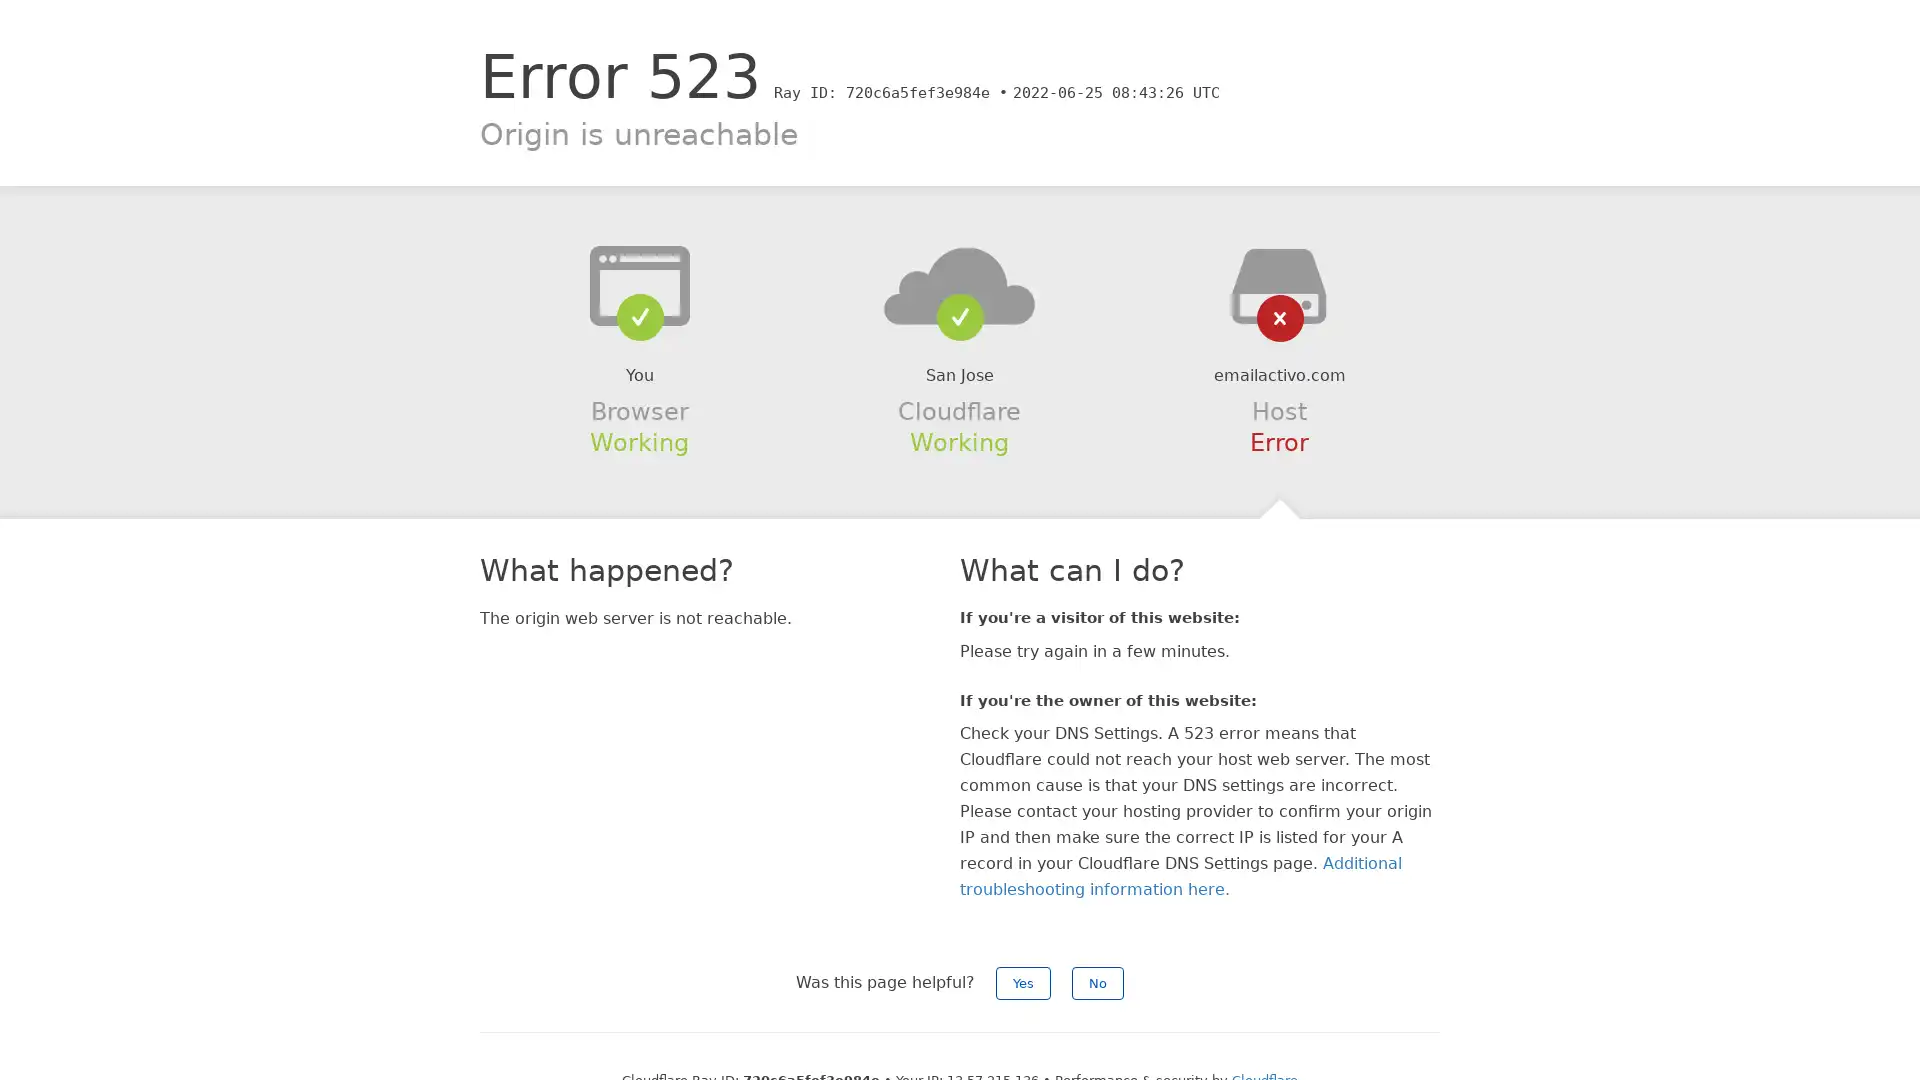 The width and height of the screenshot is (1920, 1080). What do you see at coordinates (1097, 982) in the screenshot?
I see `No` at bounding box center [1097, 982].